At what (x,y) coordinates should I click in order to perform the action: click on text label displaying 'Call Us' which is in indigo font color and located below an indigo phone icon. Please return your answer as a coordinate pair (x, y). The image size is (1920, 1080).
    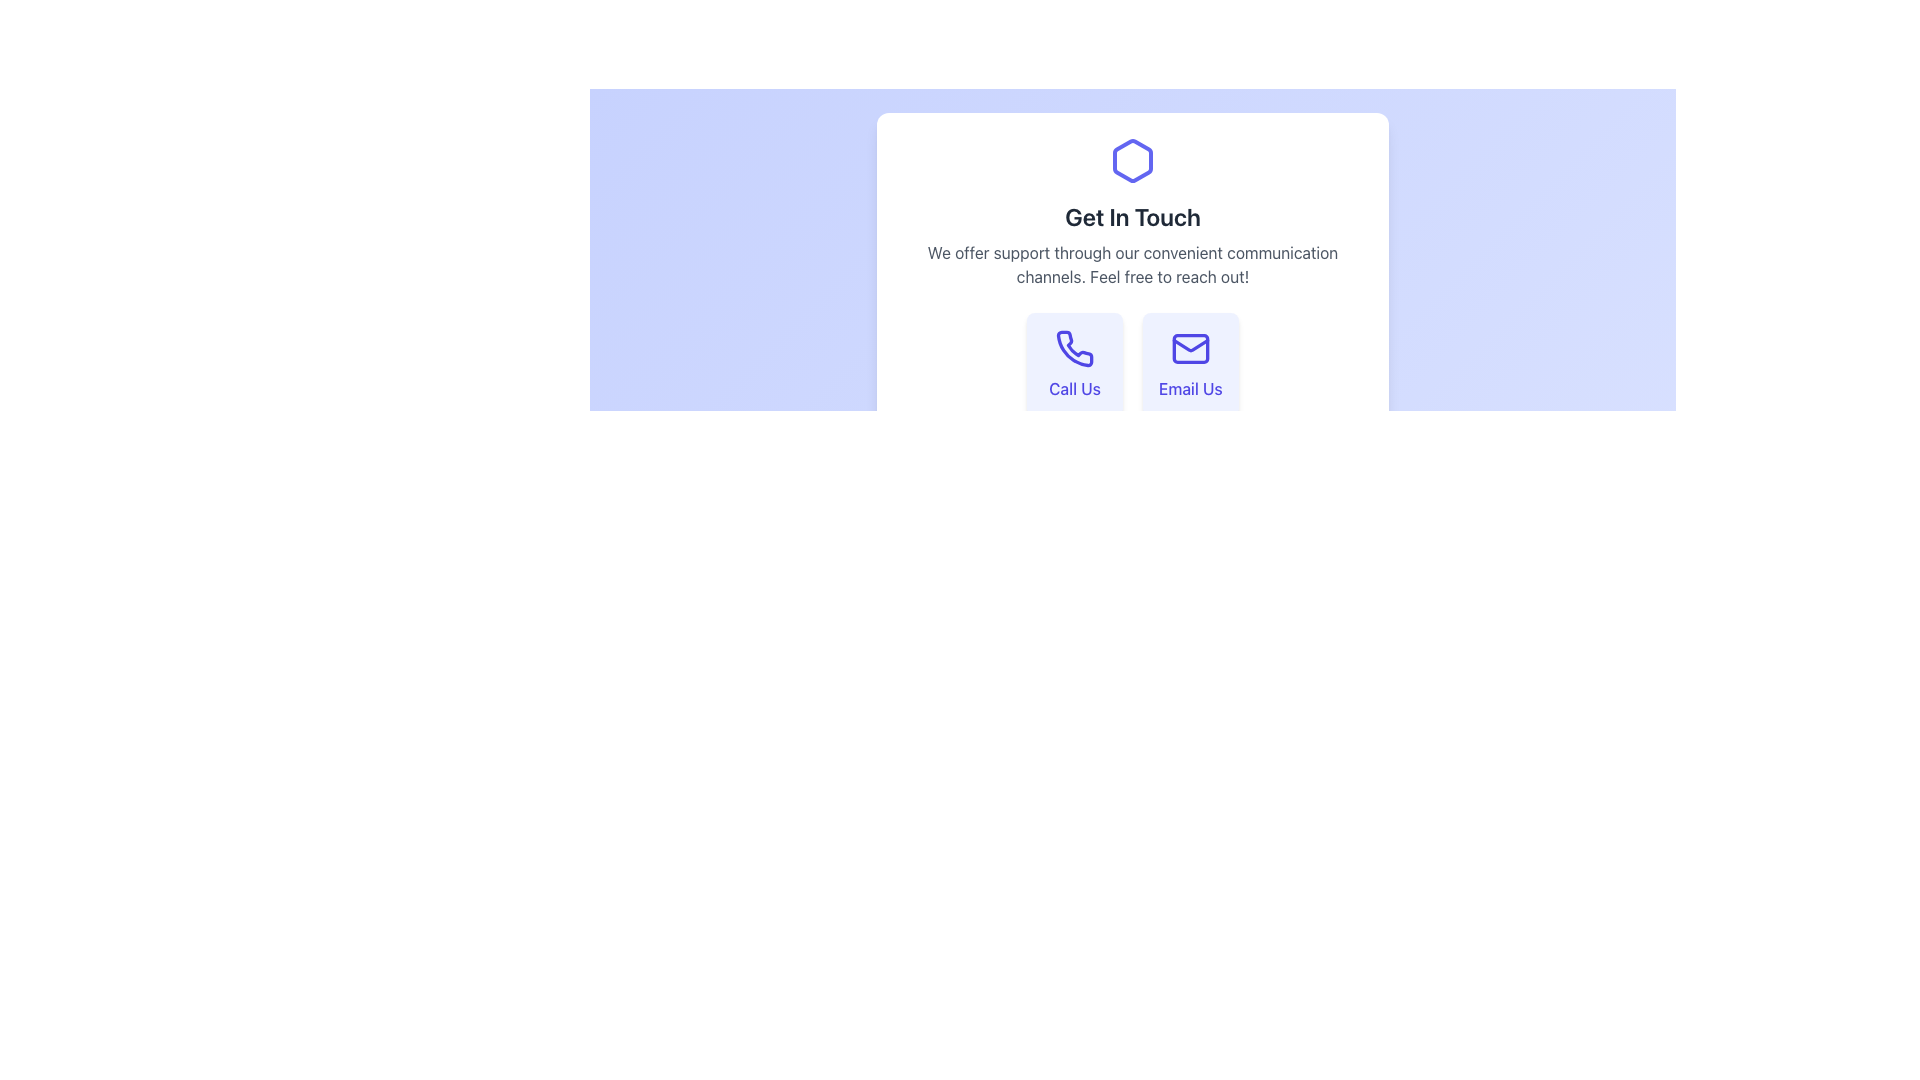
    Looking at the image, I should click on (1074, 389).